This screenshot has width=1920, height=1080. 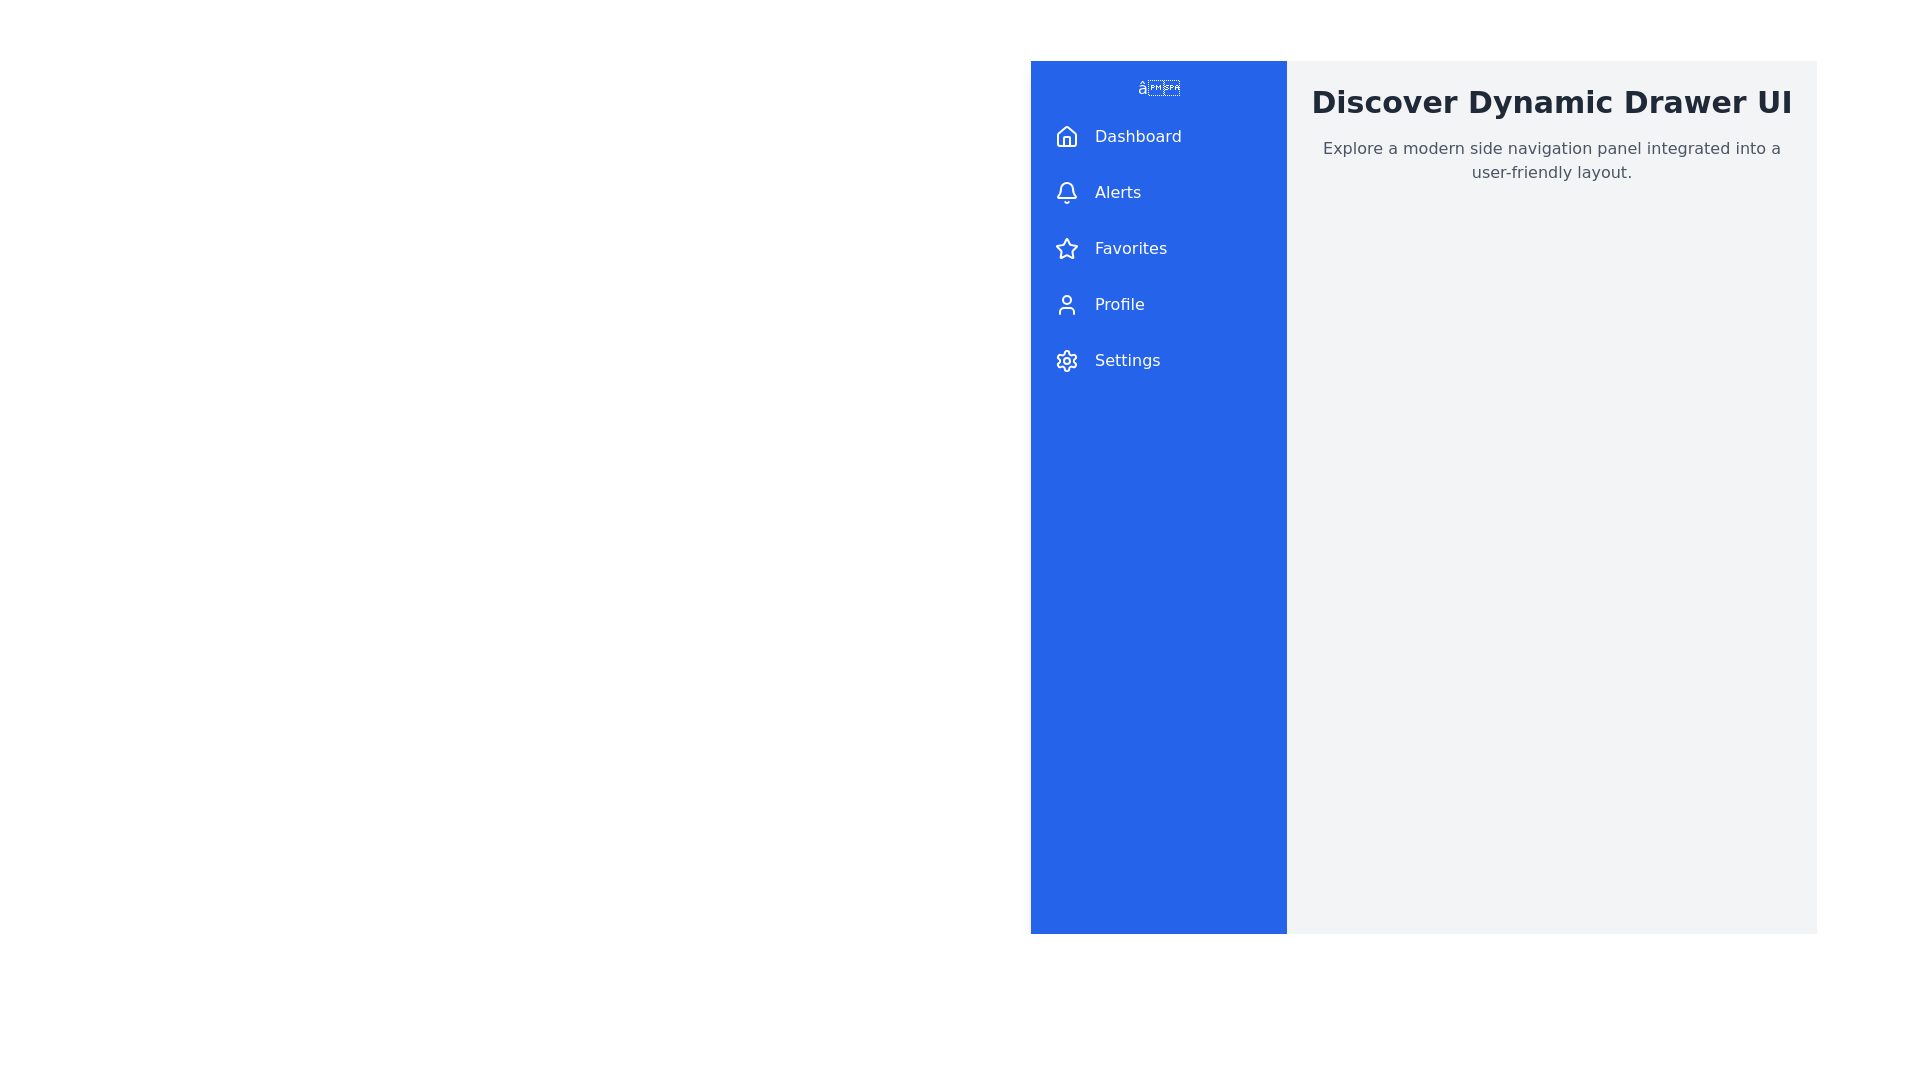 What do you see at coordinates (1065, 247) in the screenshot?
I see `the blue star-shaped icon in the navigation sidebar, which is located to the left of the 'Favorites' text` at bounding box center [1065, 247].